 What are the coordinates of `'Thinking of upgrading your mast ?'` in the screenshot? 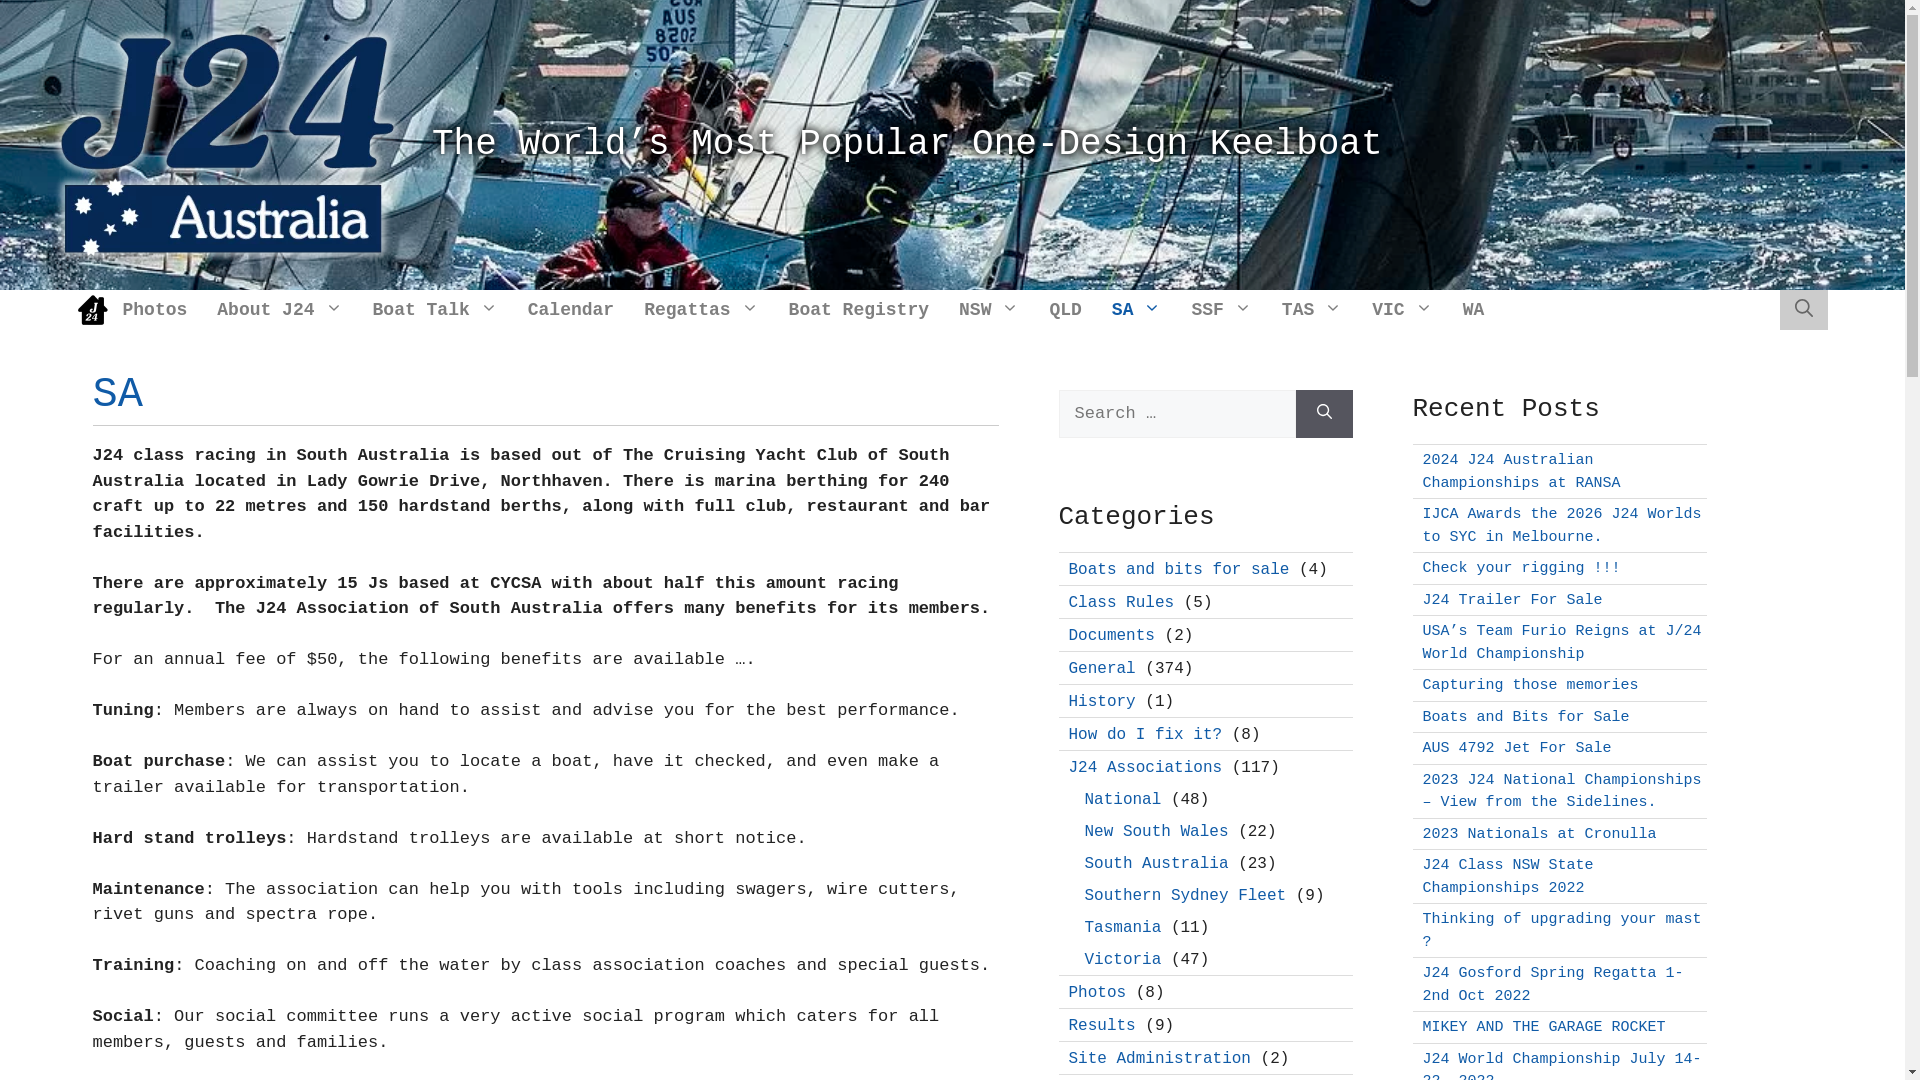 It's located at (1560, 930).